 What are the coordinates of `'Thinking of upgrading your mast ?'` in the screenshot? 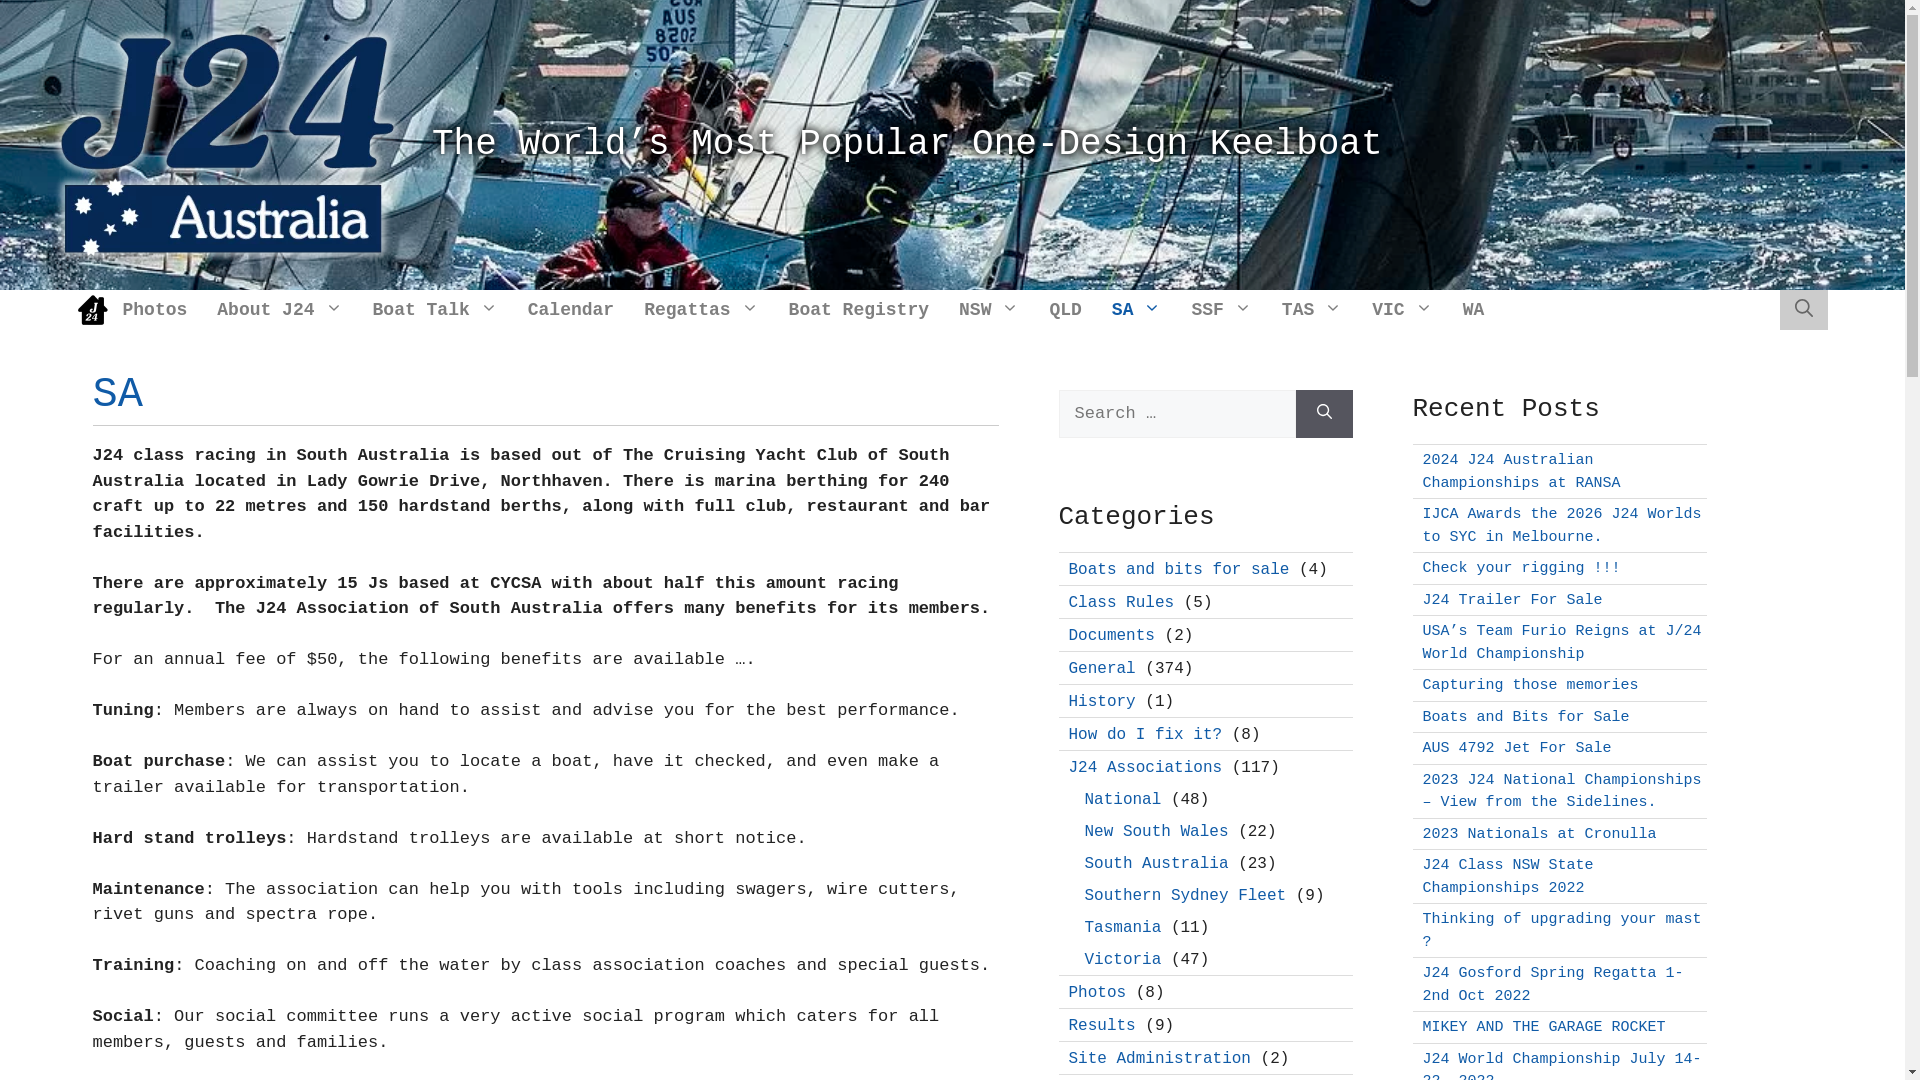 It's located at (1560, 930).